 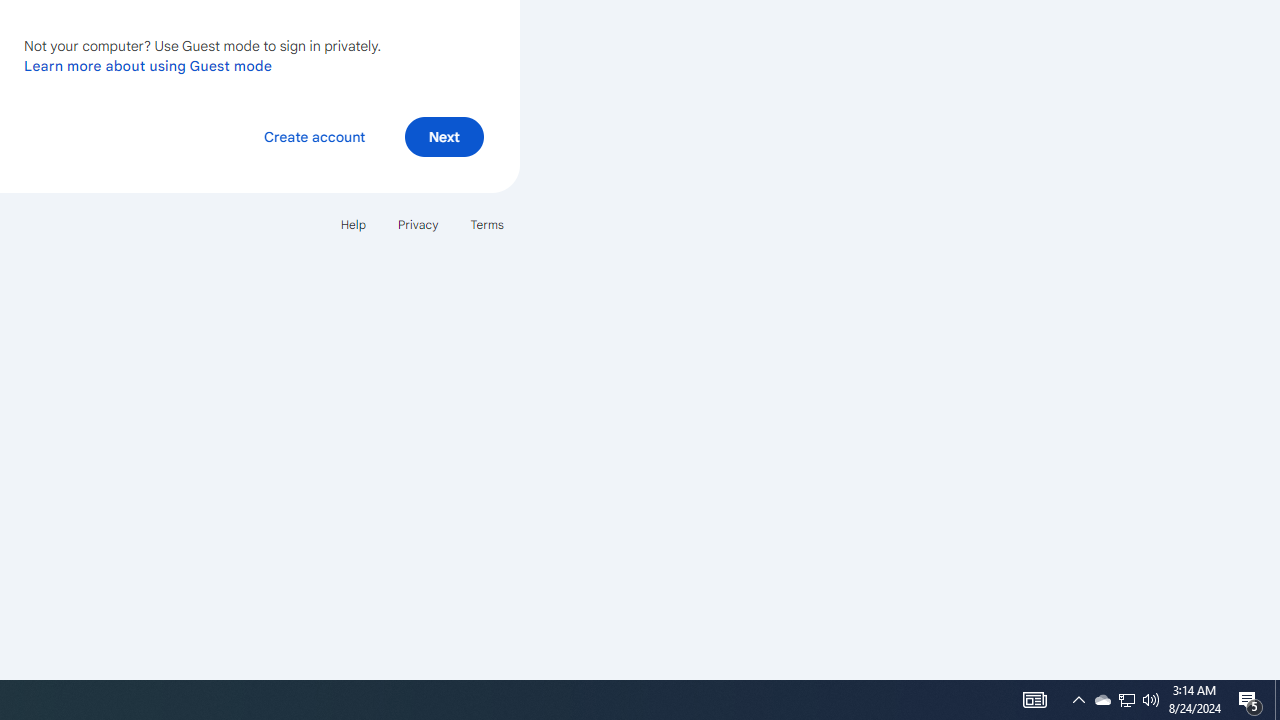 What do you see at coordinates (313, 135) in the screenshot?
I see `'Create account'` at bounding box center [313, 135].